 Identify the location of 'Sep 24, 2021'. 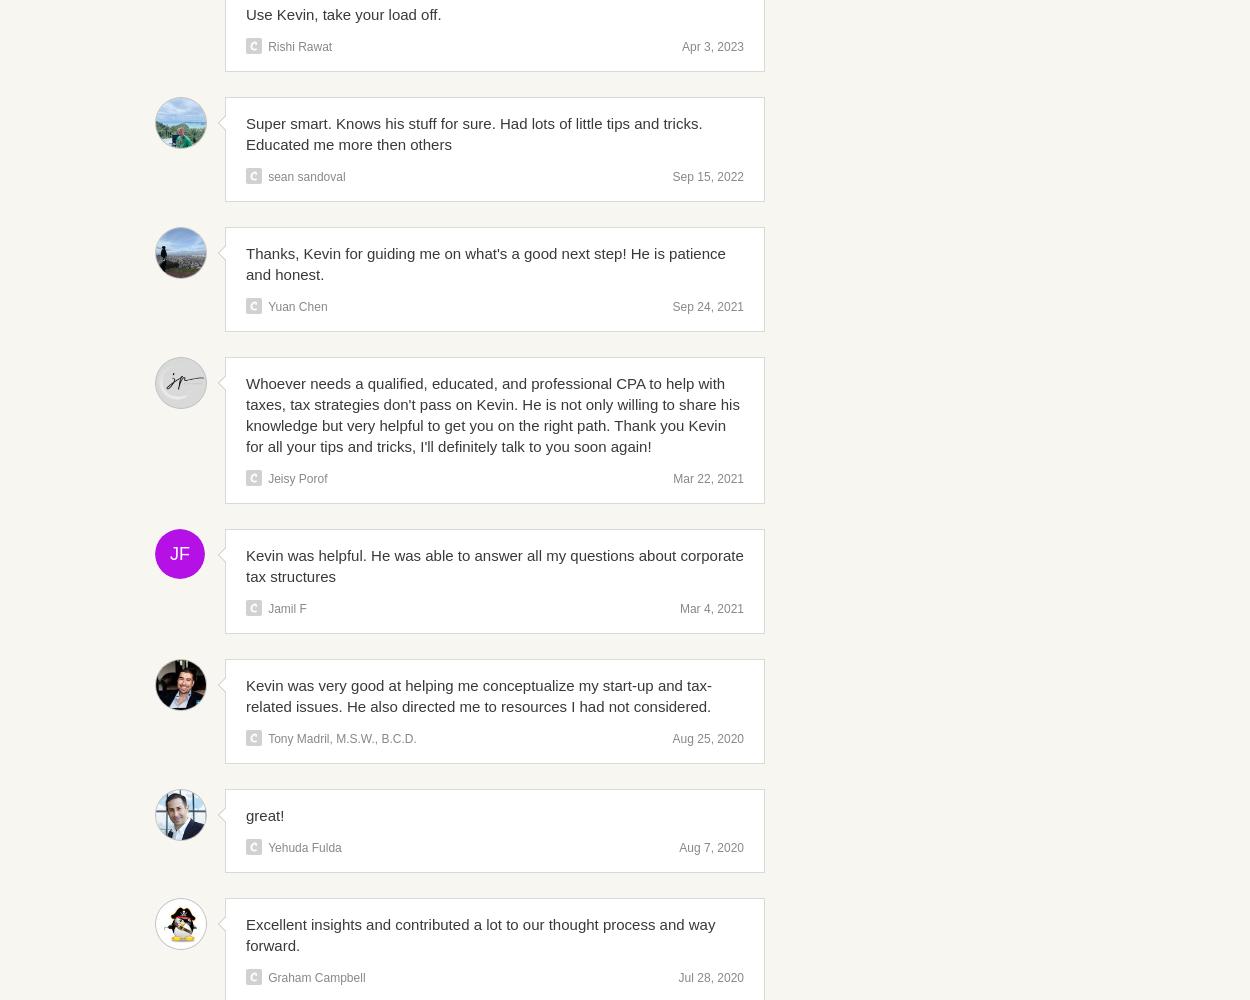
(707, 307).